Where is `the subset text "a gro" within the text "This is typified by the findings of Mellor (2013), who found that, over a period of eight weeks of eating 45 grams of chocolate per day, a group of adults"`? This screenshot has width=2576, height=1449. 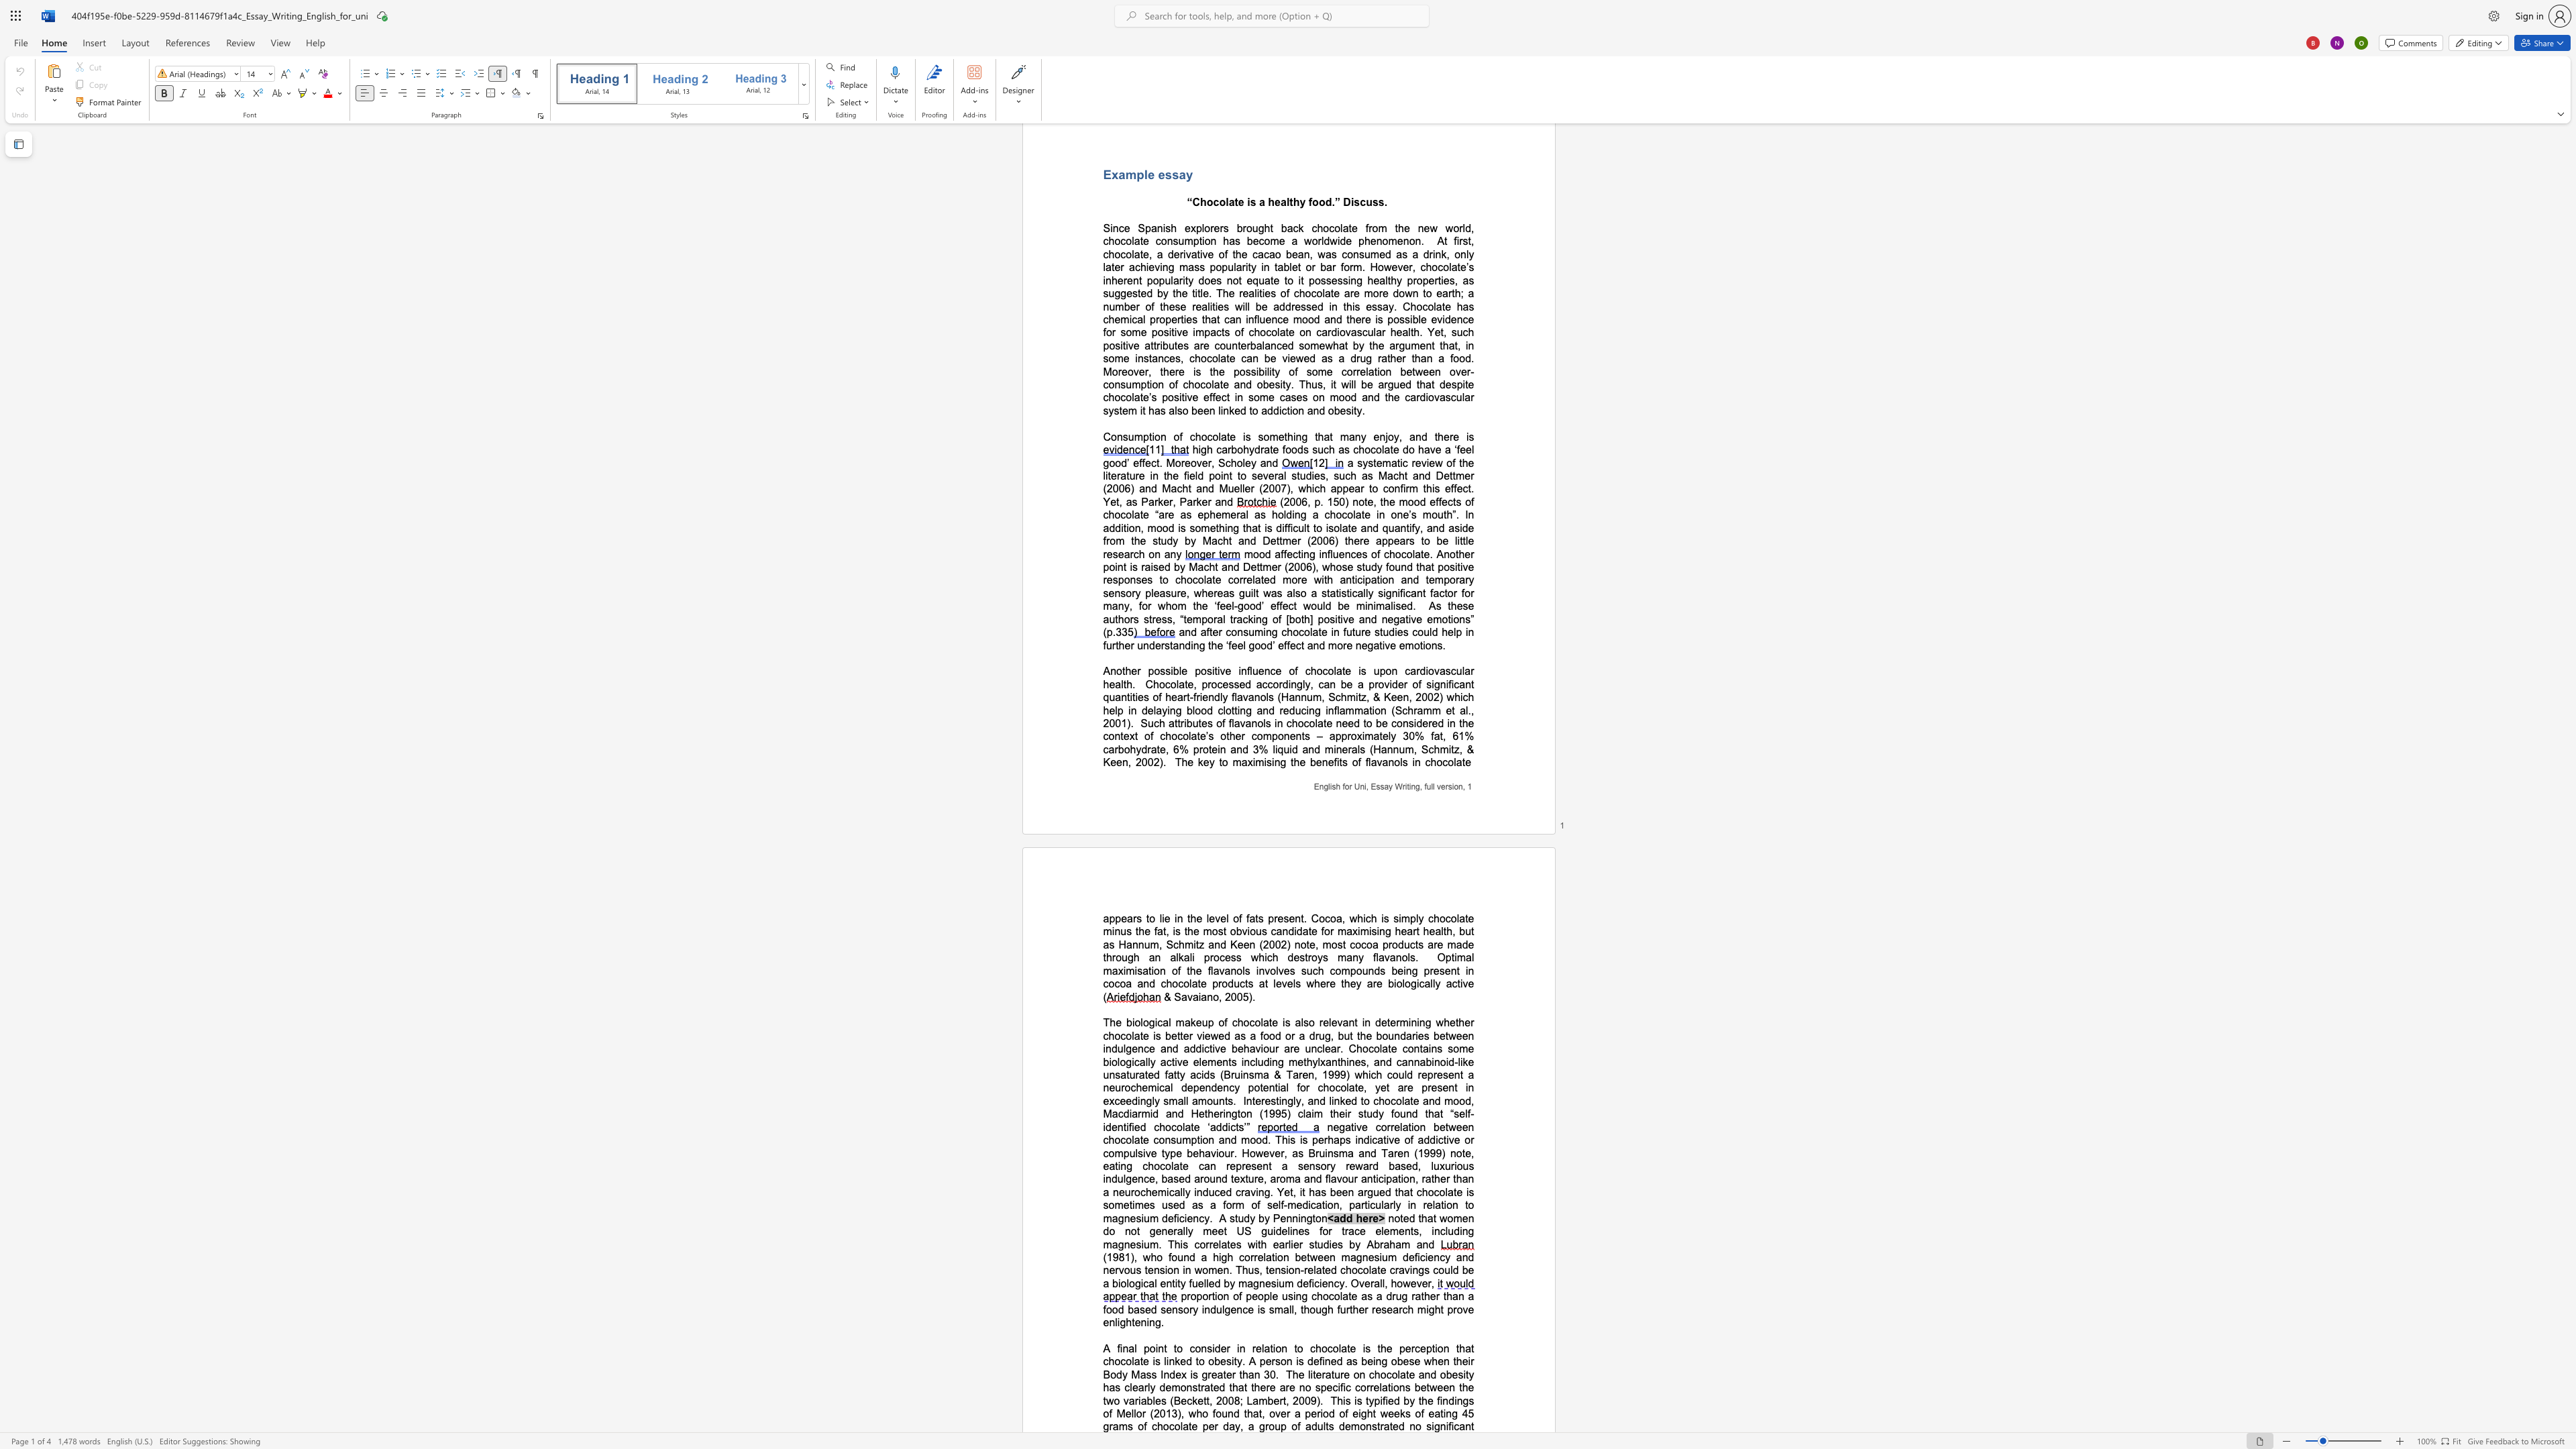
the subset text "a gro" within the text "This is typified by the findings of Mellor (2013), who found that, over a period of eight weeks of eating 45 grams of chocolate per day, a group of adults" is located at coordinates (1246, 1426).